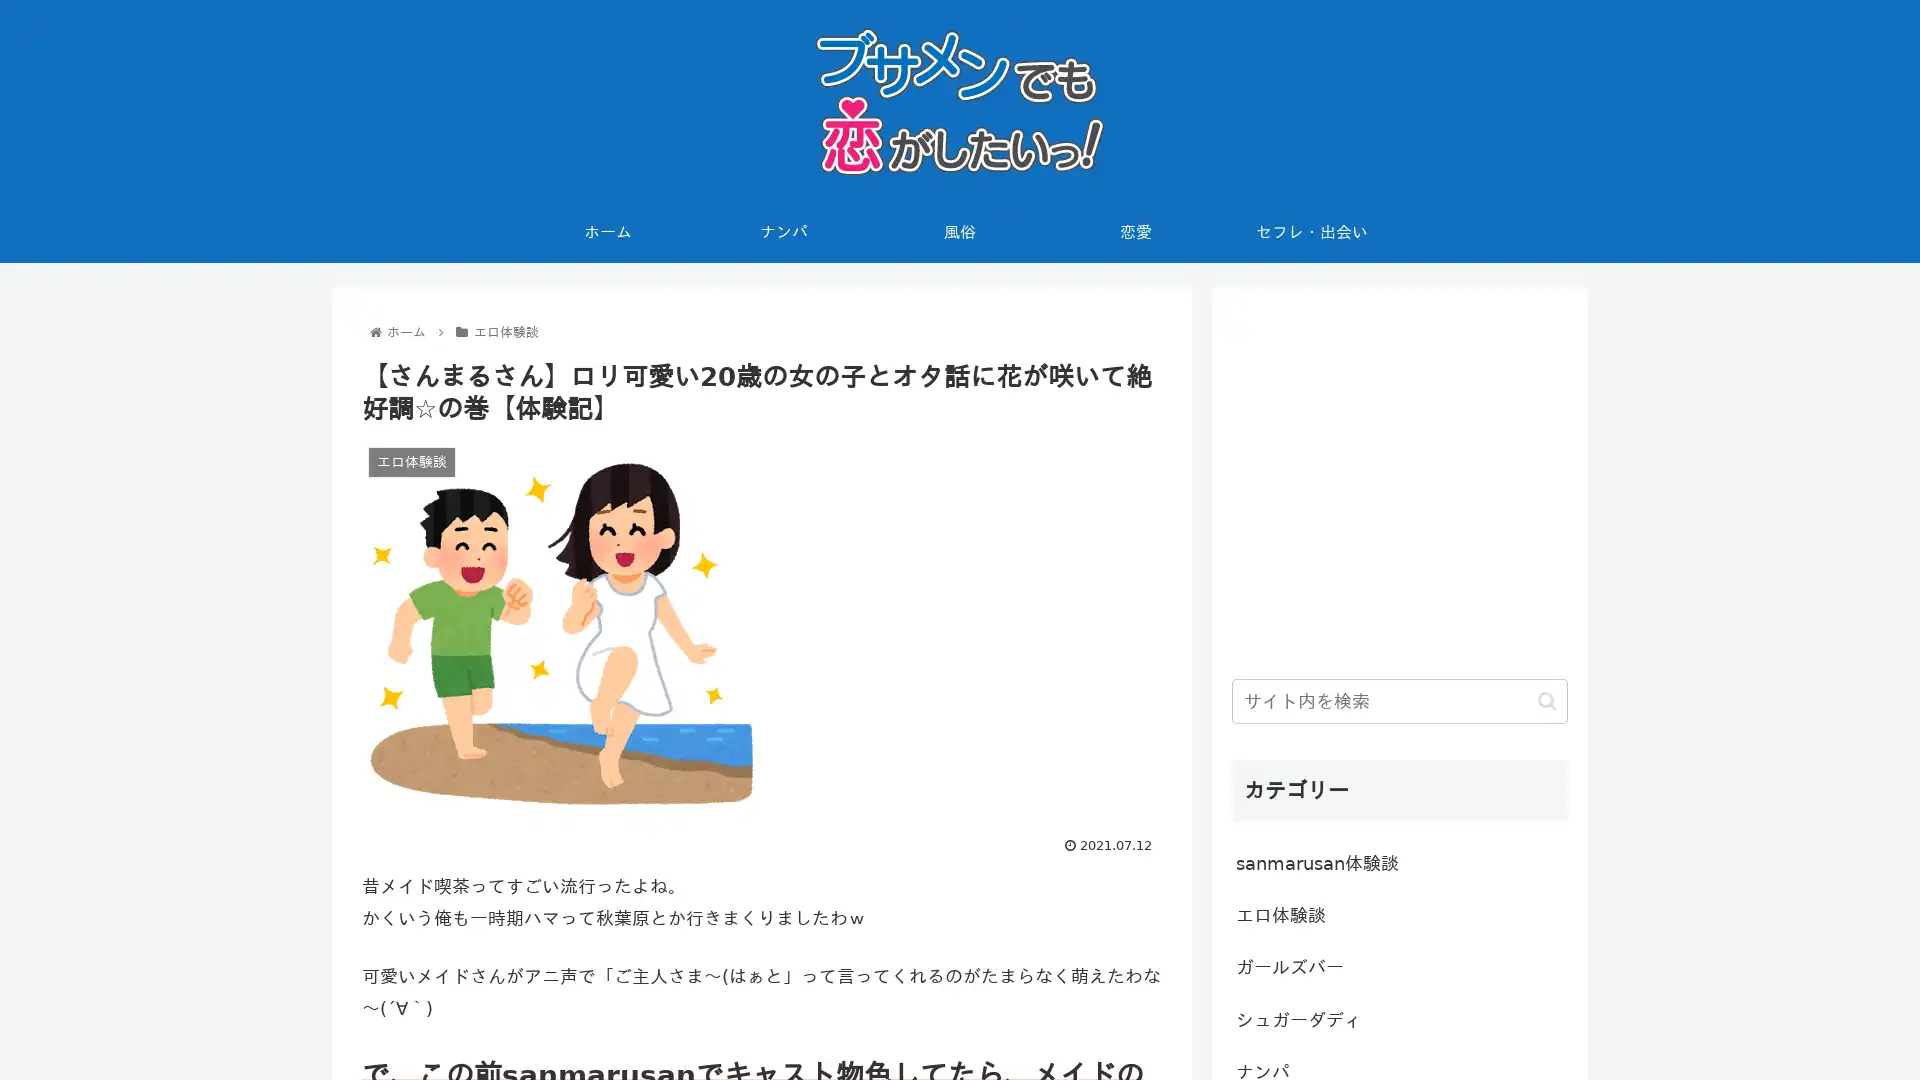 This screenshot has width=1920, height=1080. Describe the element at coordinates (1546, 700) in the screenshot. I see `button` at that location.